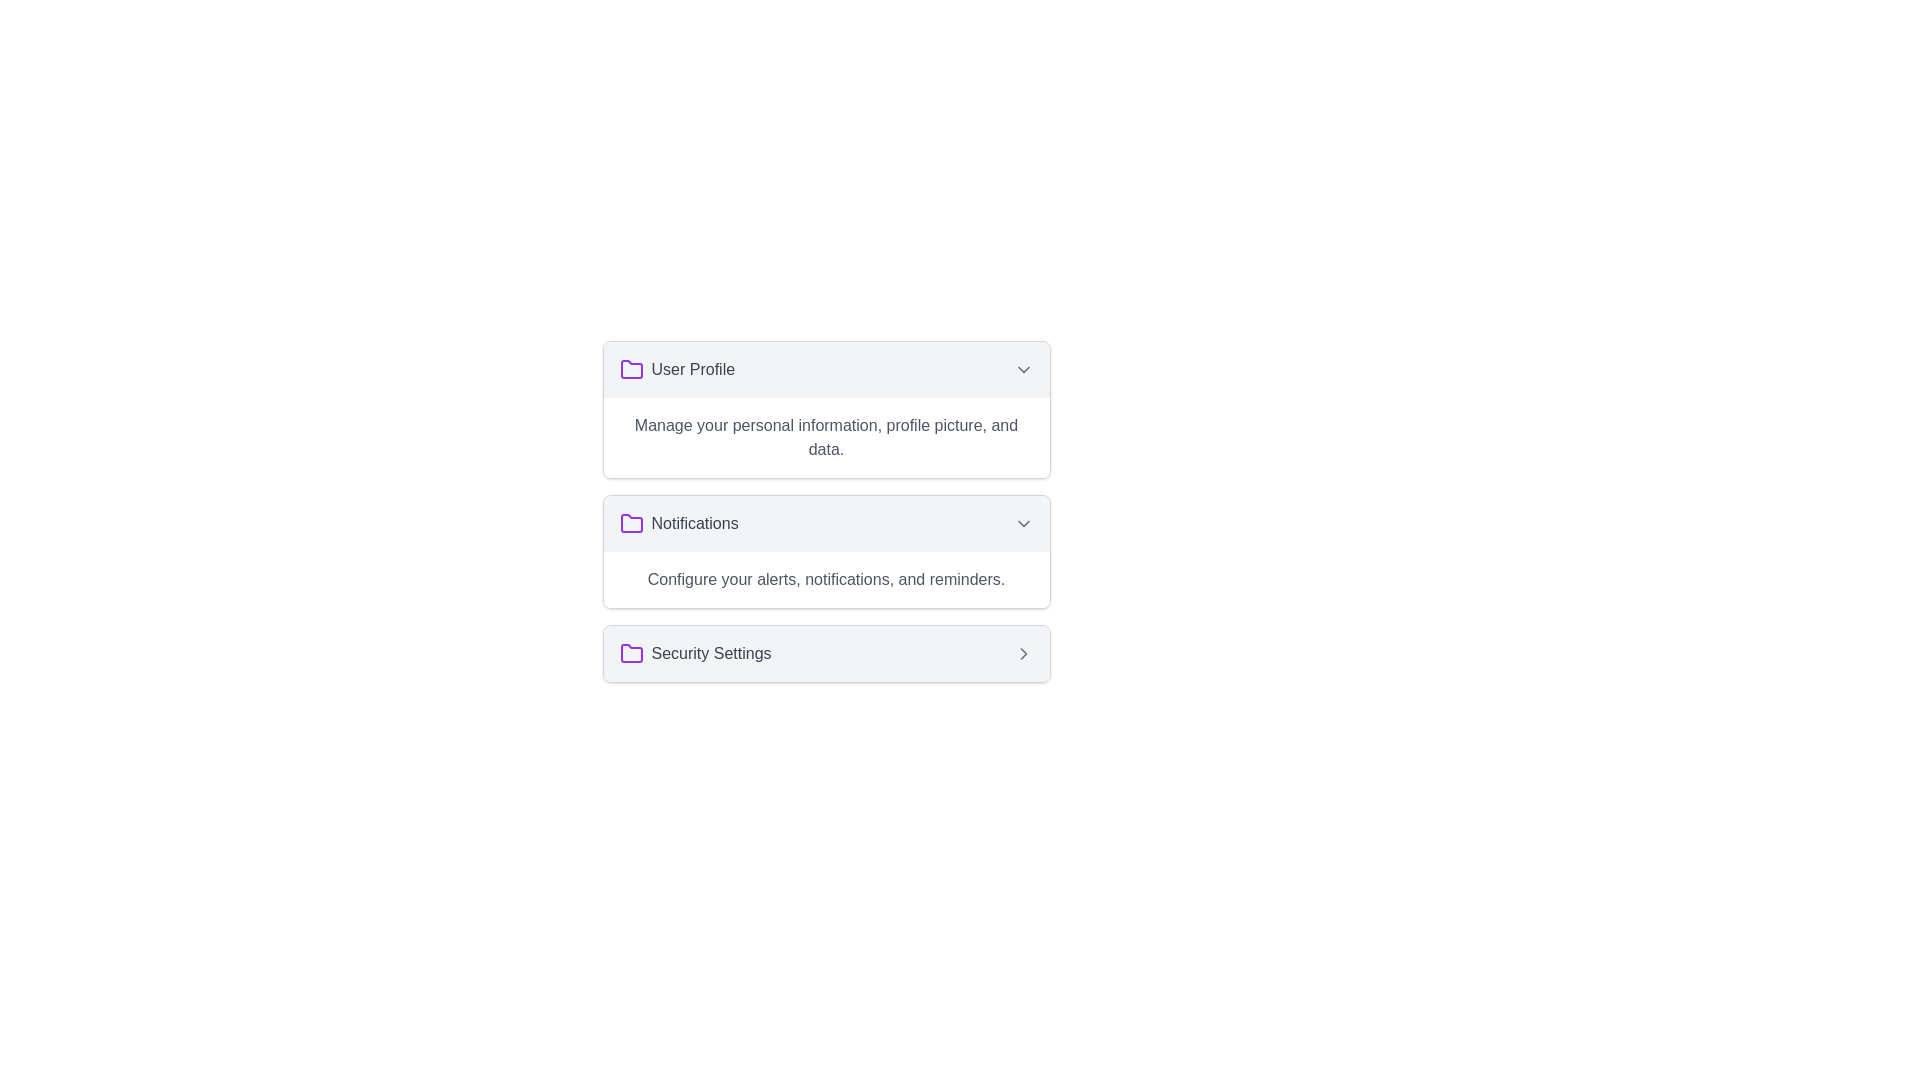  I want to click on the Security Settings icon, which is the visual indicator located at the leftmost position of the 'Security Settings' list item, next to the text displaying 'Security Settings', so click(630, 654).